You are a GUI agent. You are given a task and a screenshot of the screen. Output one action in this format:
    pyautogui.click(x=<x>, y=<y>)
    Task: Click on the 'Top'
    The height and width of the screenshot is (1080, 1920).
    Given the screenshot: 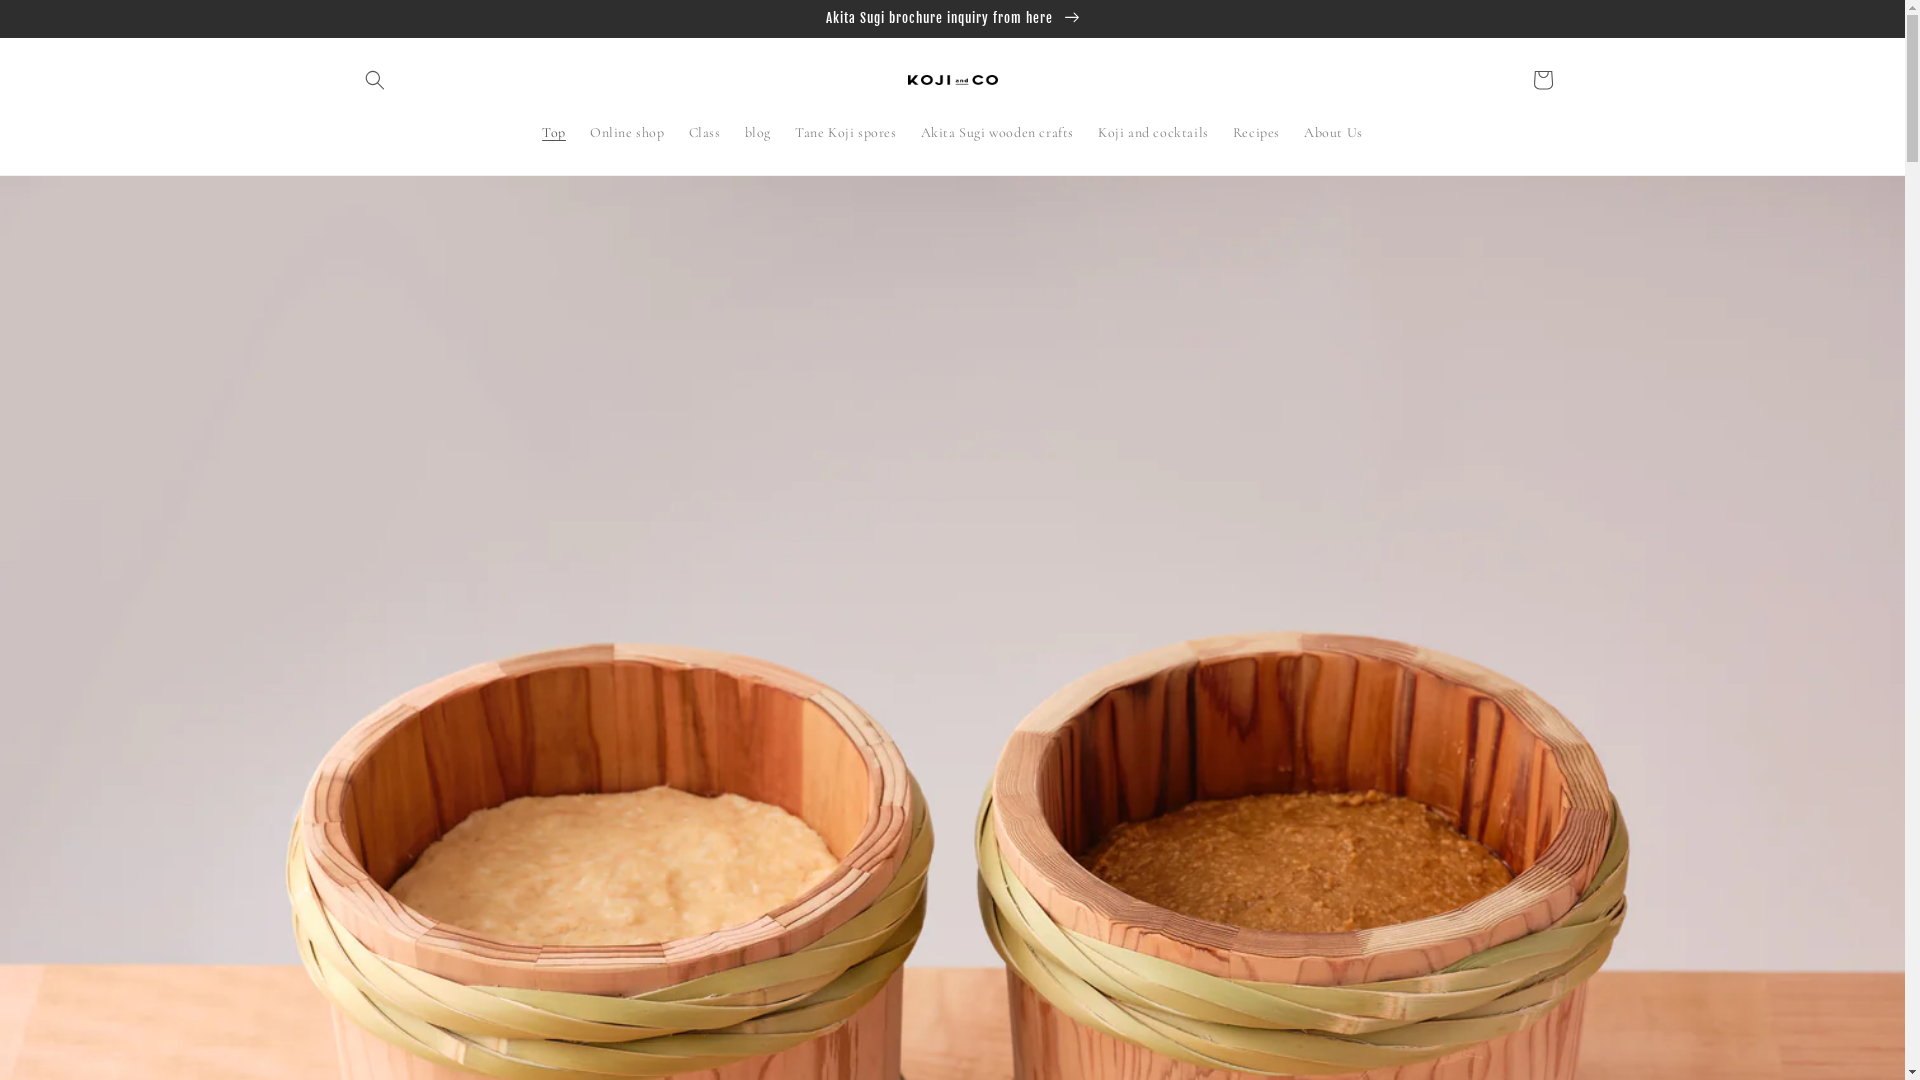 What is the action you would take?
    pyautogui.click(x=529, y=132)
    